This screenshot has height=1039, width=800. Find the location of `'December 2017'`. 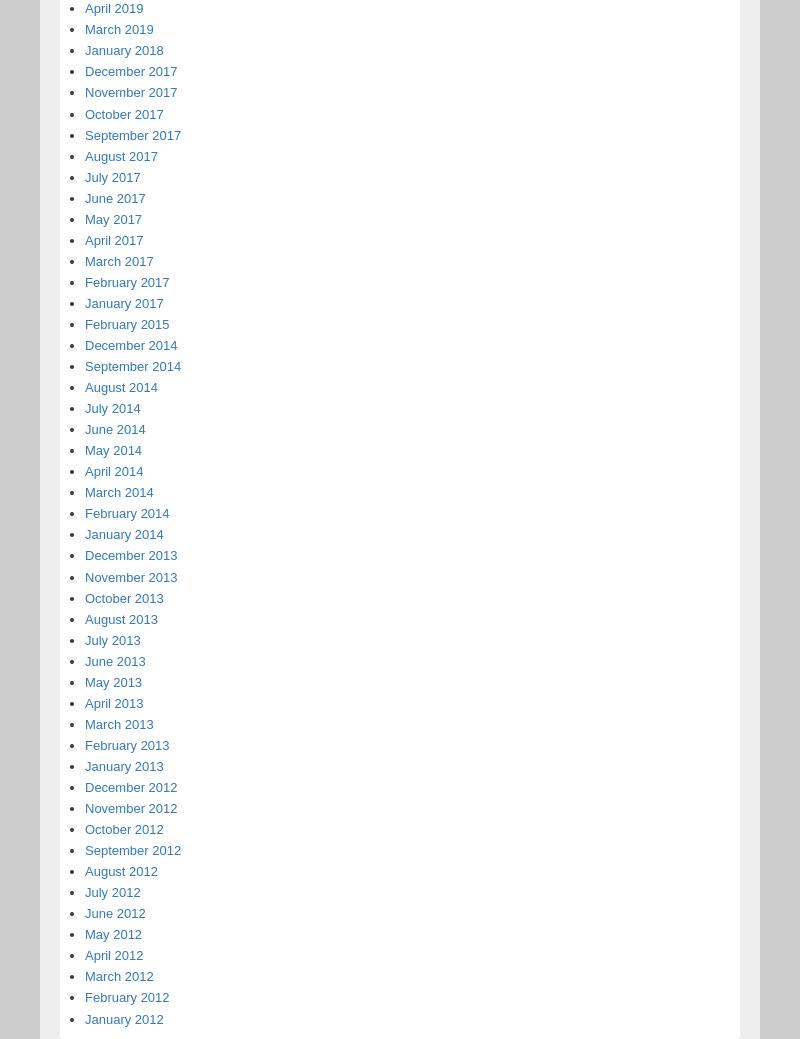

'December 2017' is located at coordinates (130, 70).